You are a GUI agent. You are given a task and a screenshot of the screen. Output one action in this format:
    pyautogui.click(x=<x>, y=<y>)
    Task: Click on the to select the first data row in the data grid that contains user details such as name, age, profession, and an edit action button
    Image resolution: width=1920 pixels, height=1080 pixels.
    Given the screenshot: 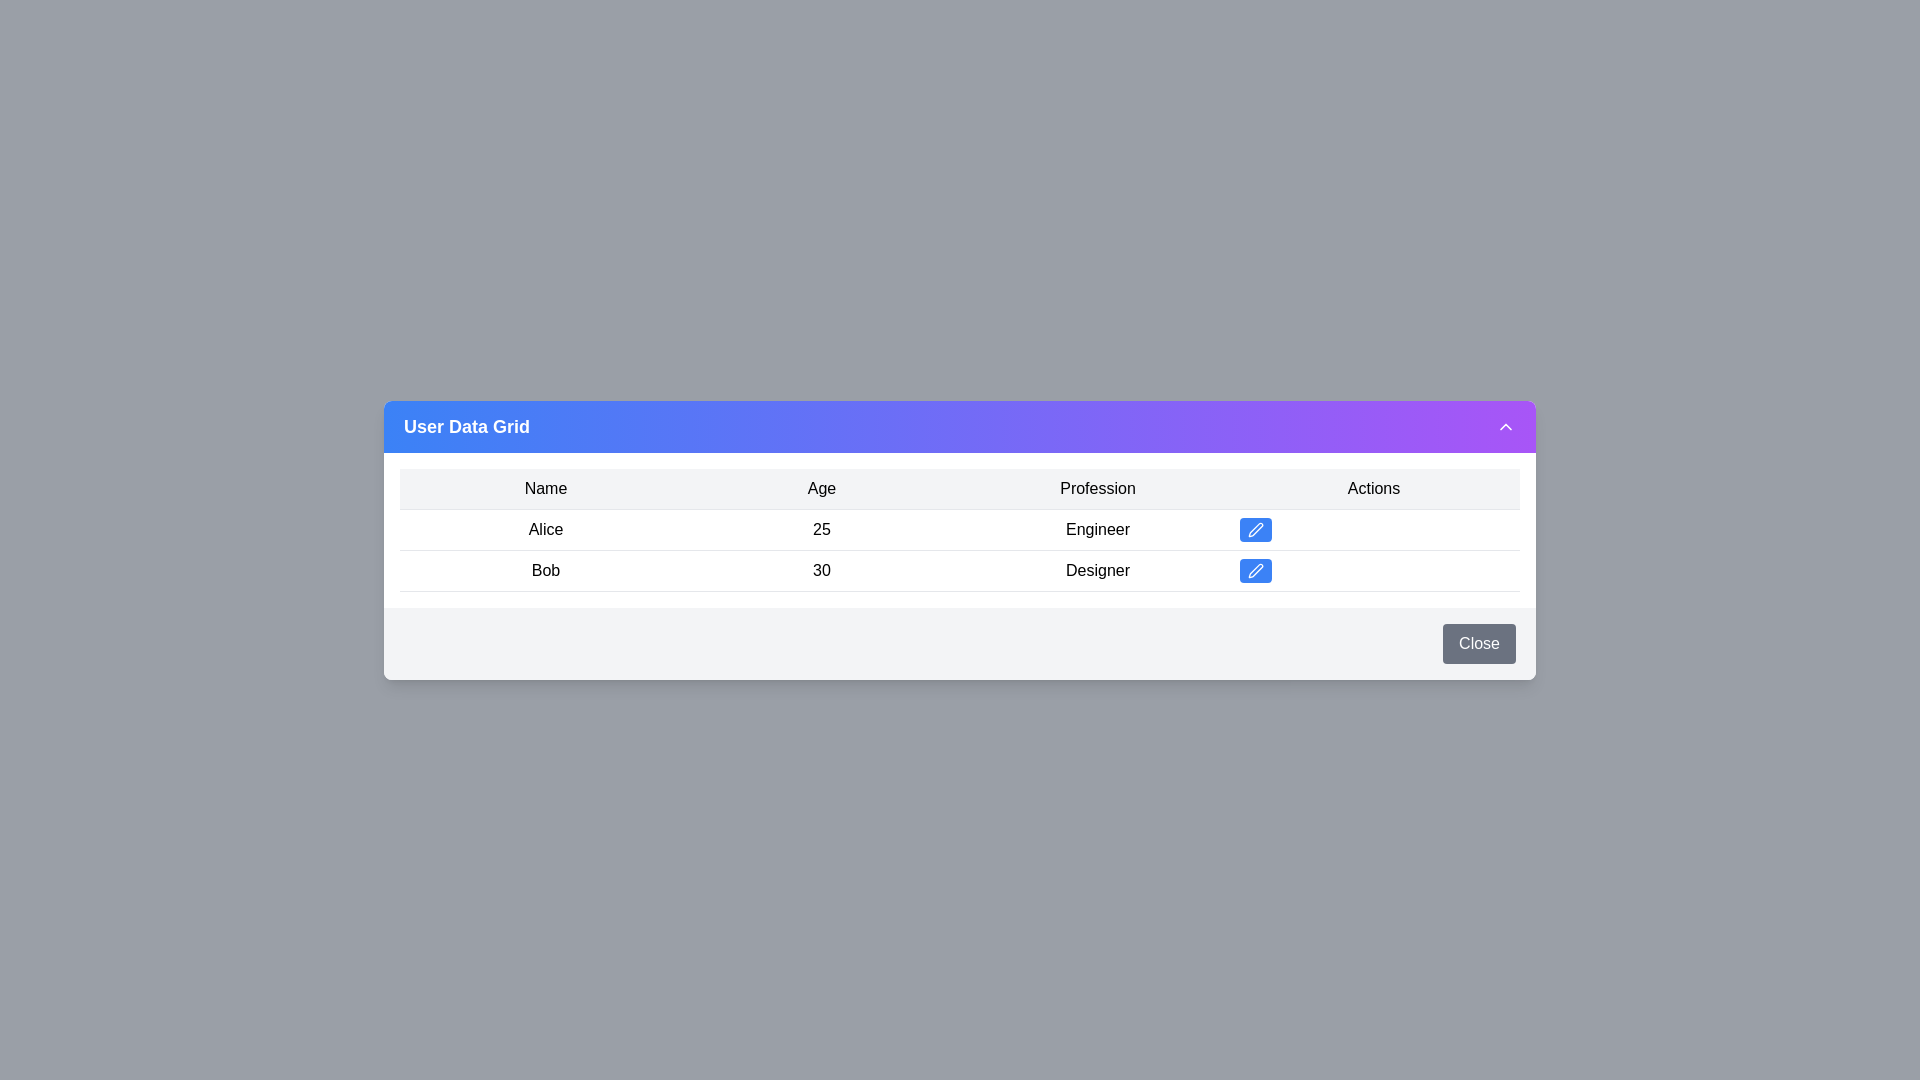 What is the action you would take?
    pyautogui.click(x=960, y=528)
    